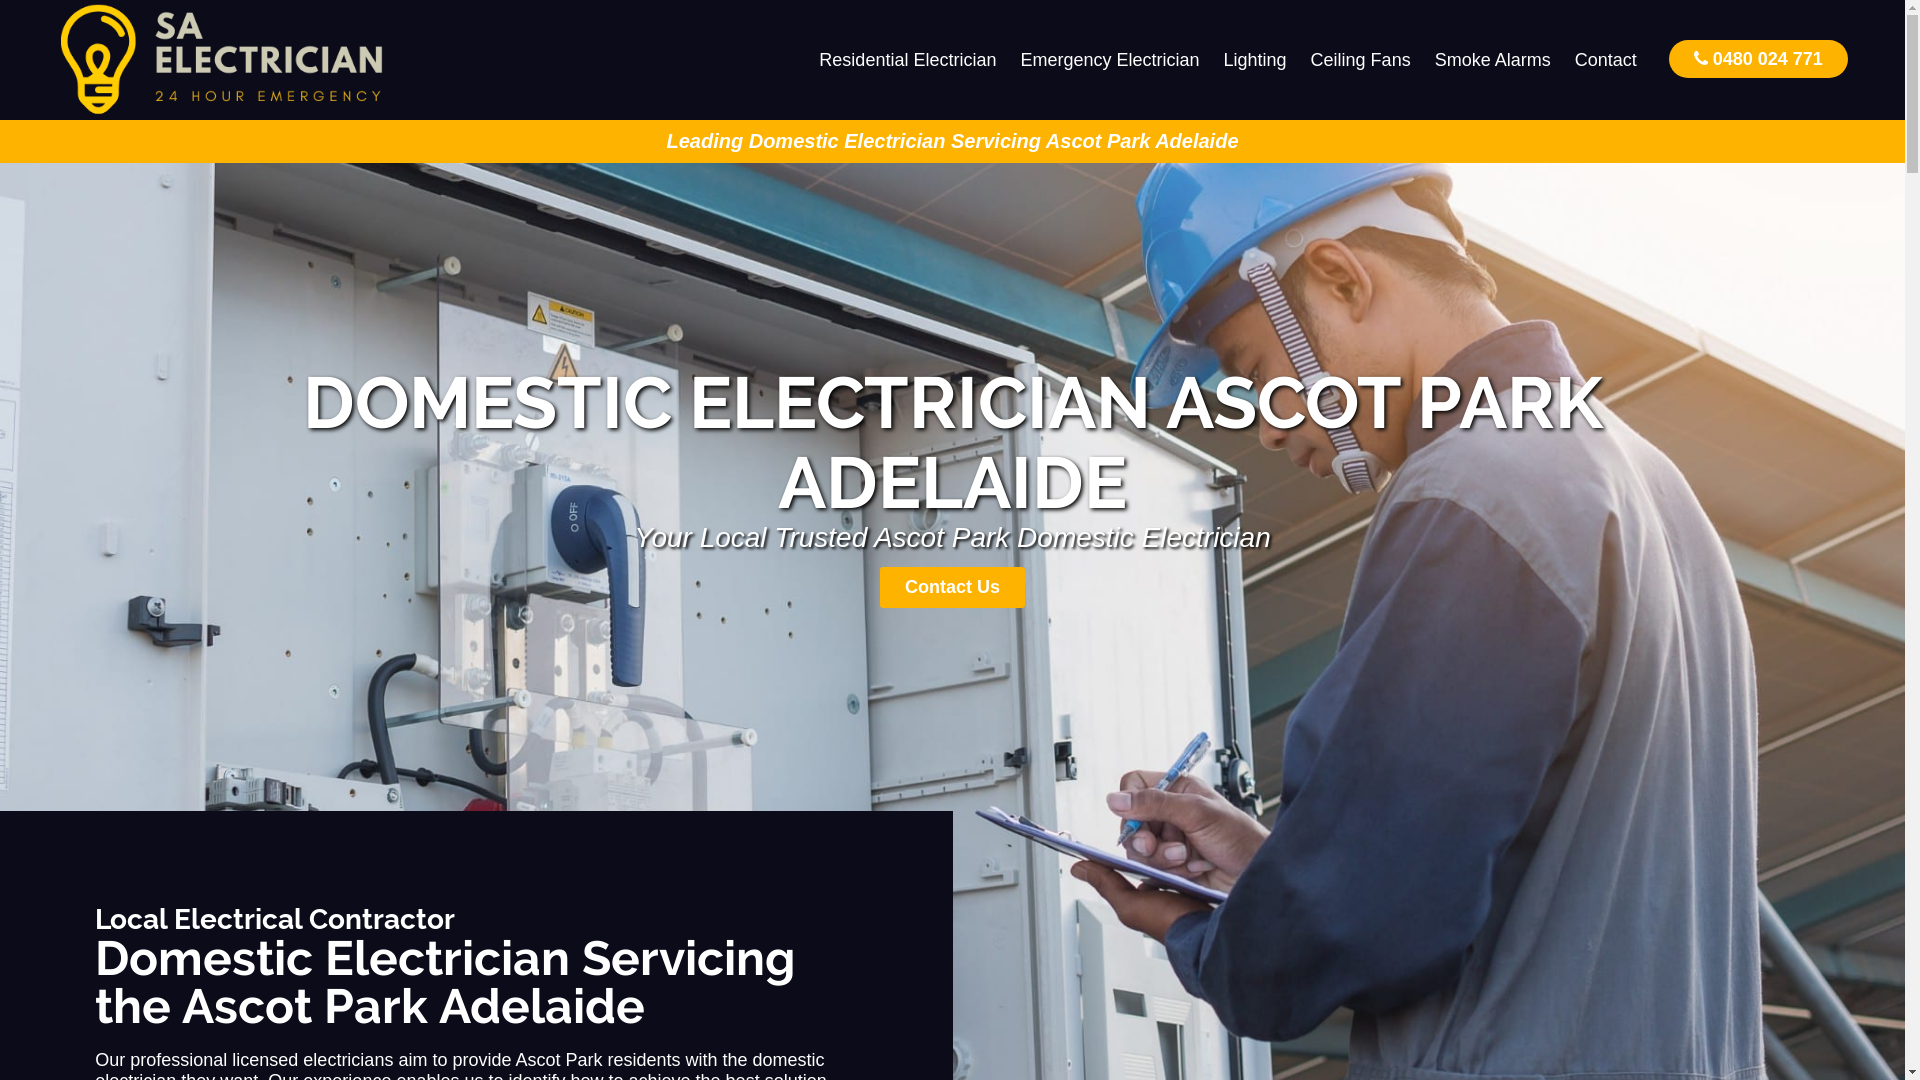 The image size is (1920, 1080). What do you see at coordinates (1360, 59) in the screenshot?
I see `'Ceiling Fans'` at bounding box center [1360, 59].